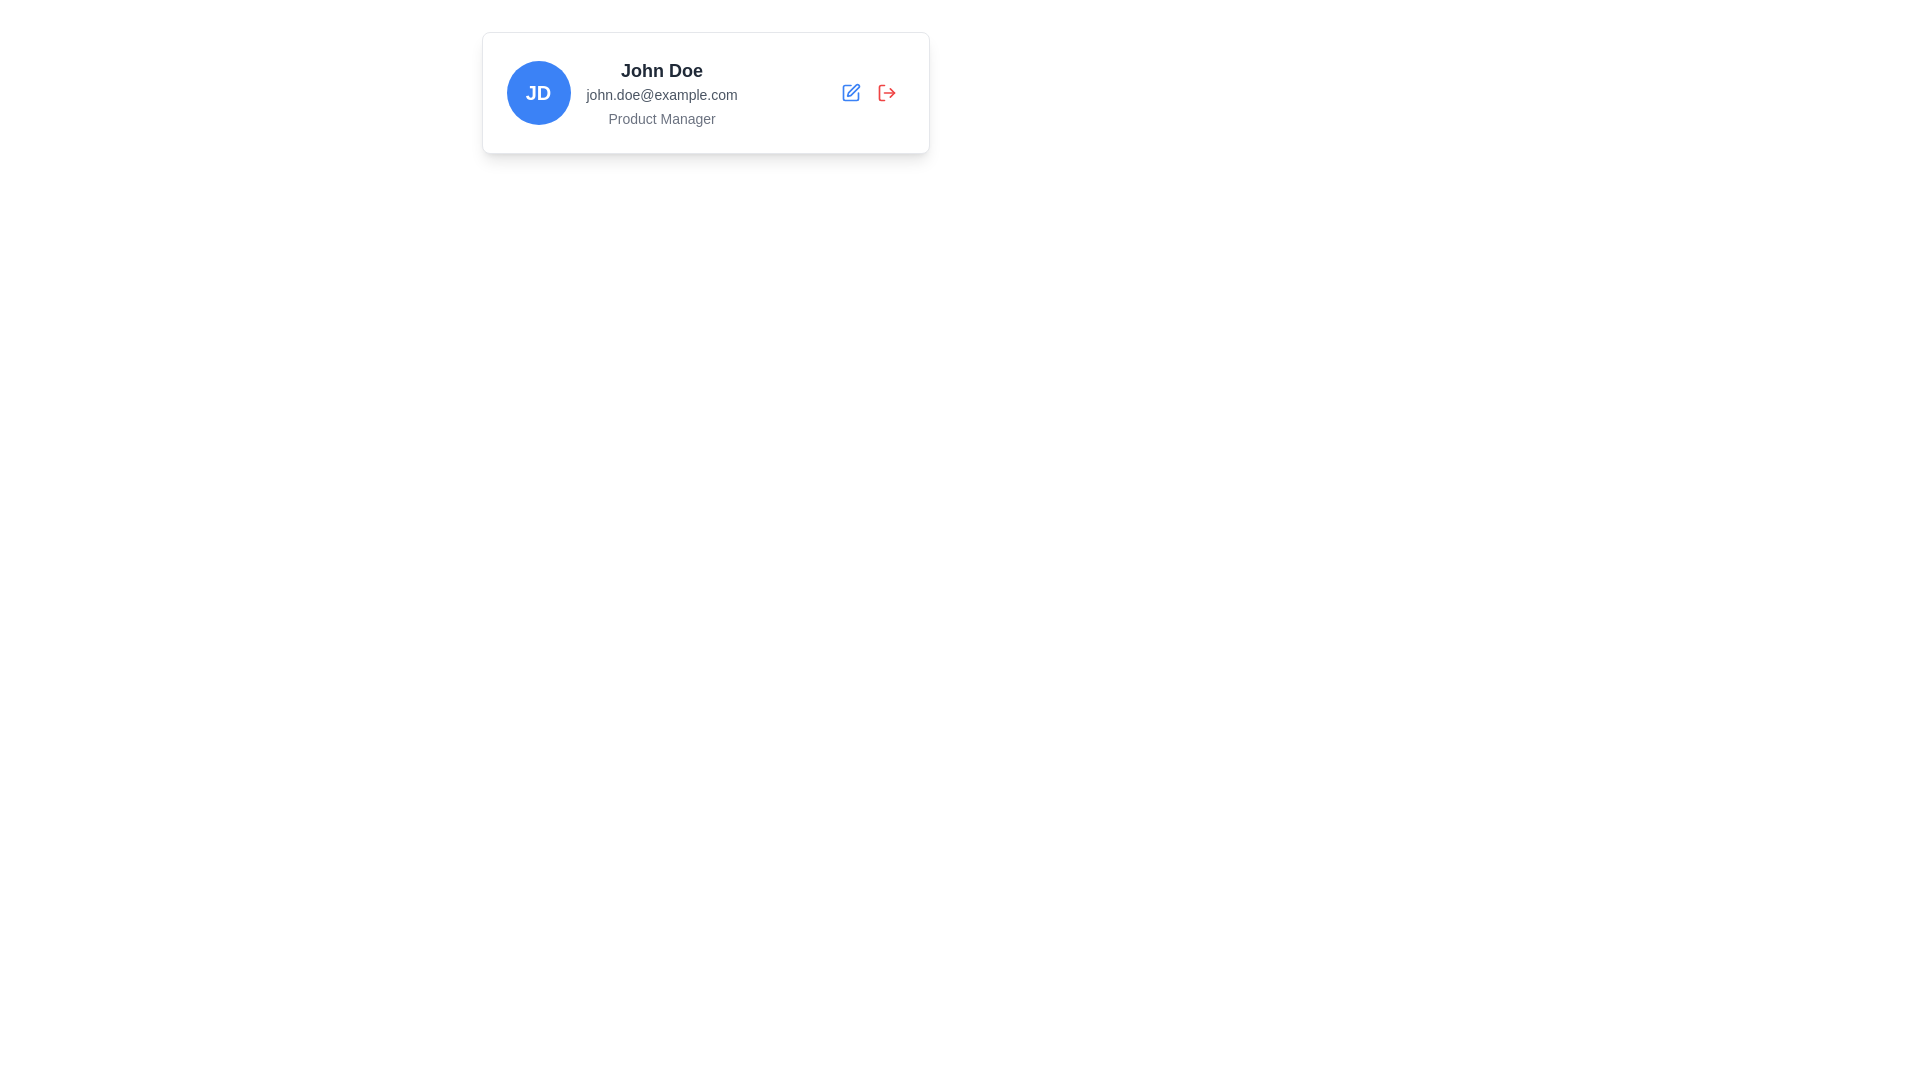 The width and height of the screenshot is (1920, 1080). What do you see at coordinates (662, 95) in the screenshot?
I see `the text 'john.doe@example.com' located below 'John Doe' and above 'Product Manager'` at bounding box center [662, 95].